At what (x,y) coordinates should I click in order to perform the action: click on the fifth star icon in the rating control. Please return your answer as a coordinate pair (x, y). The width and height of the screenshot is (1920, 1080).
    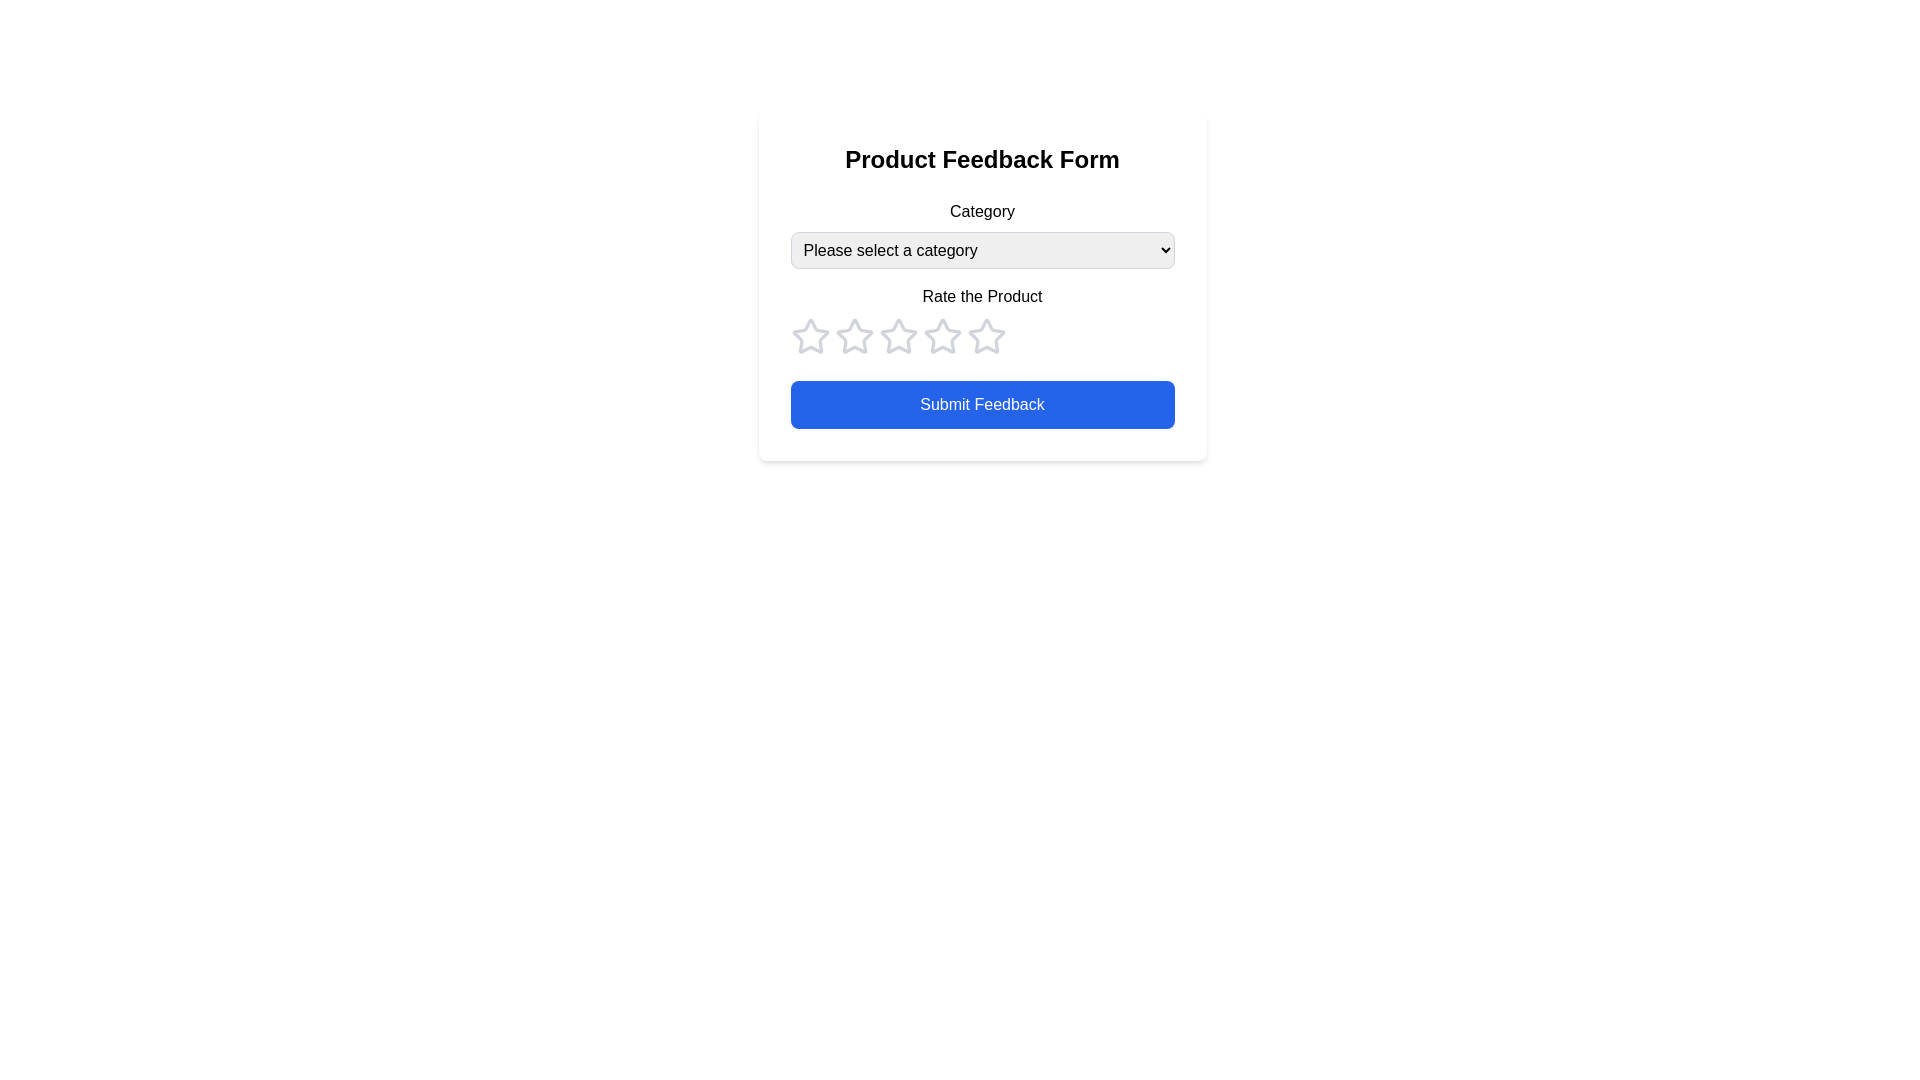
    Looking at the image, I should click on (986, 335).